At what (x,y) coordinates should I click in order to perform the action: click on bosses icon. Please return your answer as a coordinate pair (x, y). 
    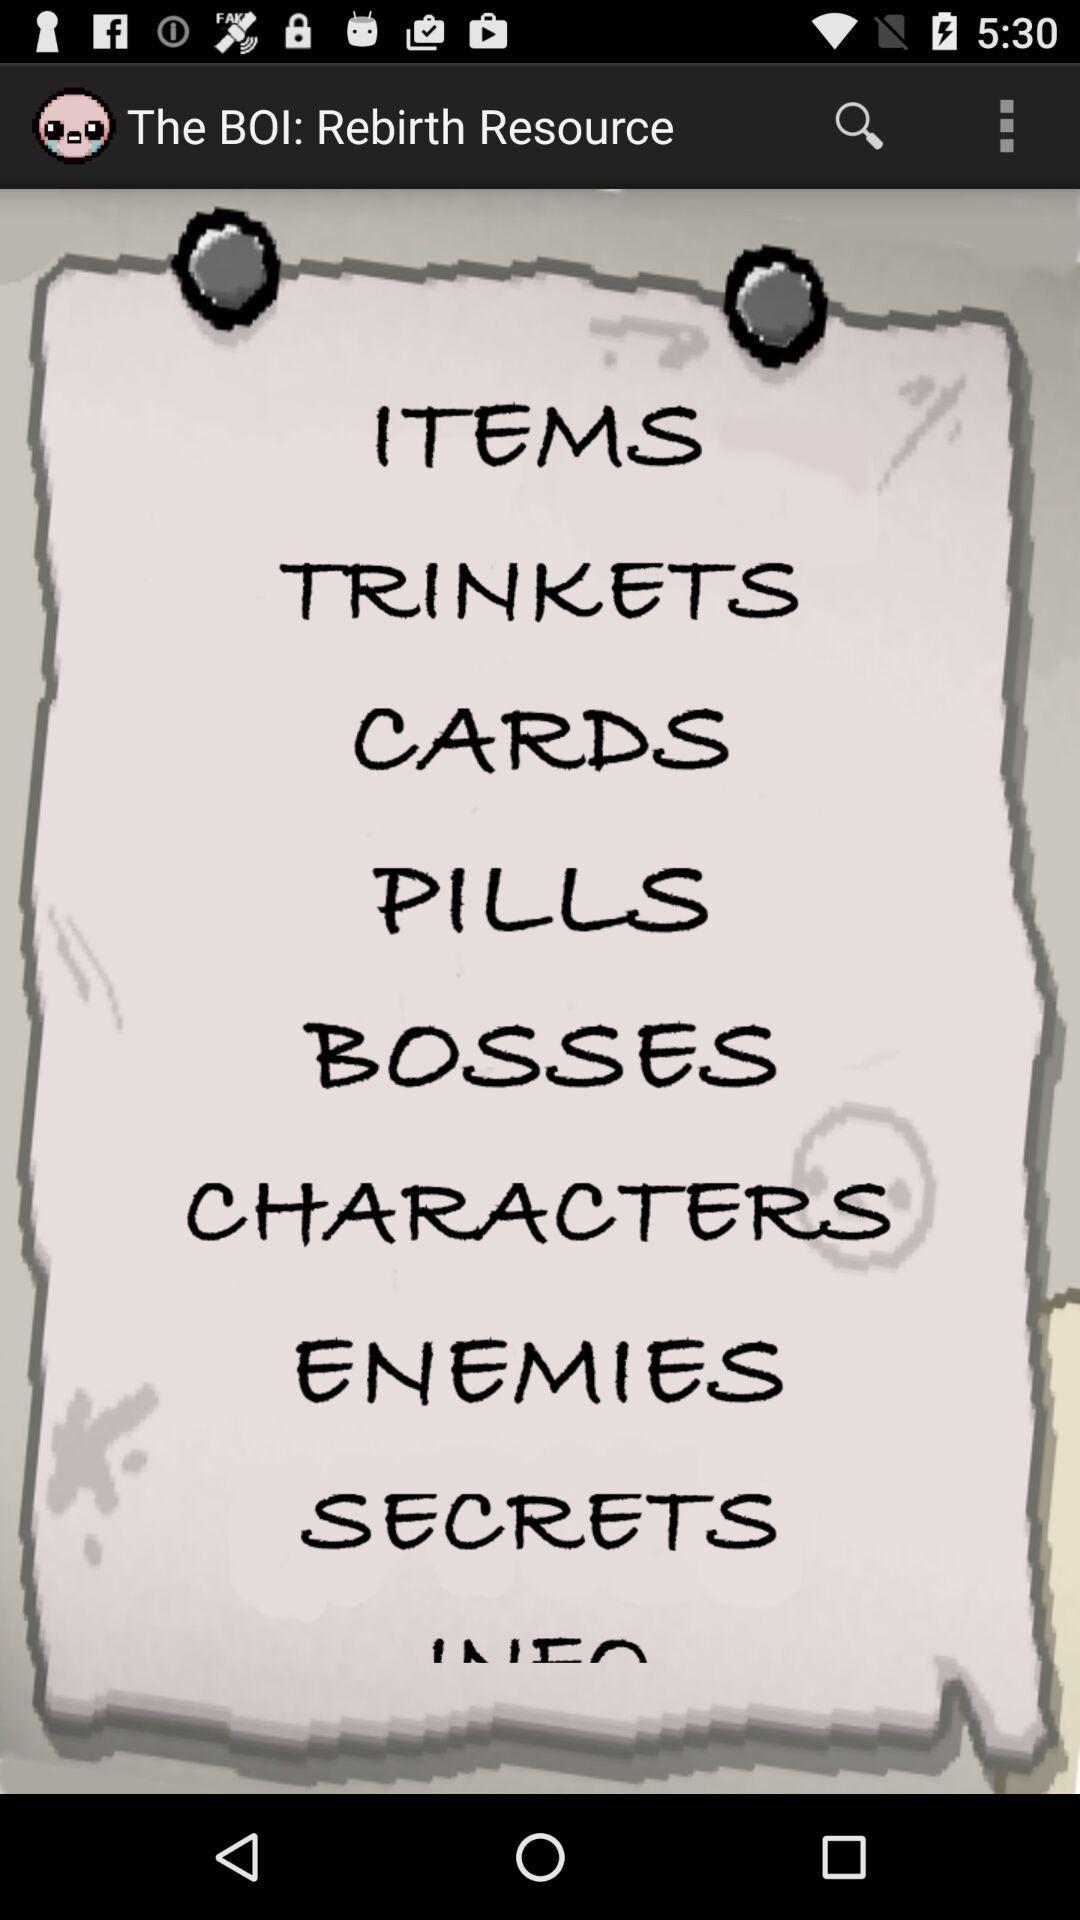
    Looking at the image, I should click on (540, 1054).